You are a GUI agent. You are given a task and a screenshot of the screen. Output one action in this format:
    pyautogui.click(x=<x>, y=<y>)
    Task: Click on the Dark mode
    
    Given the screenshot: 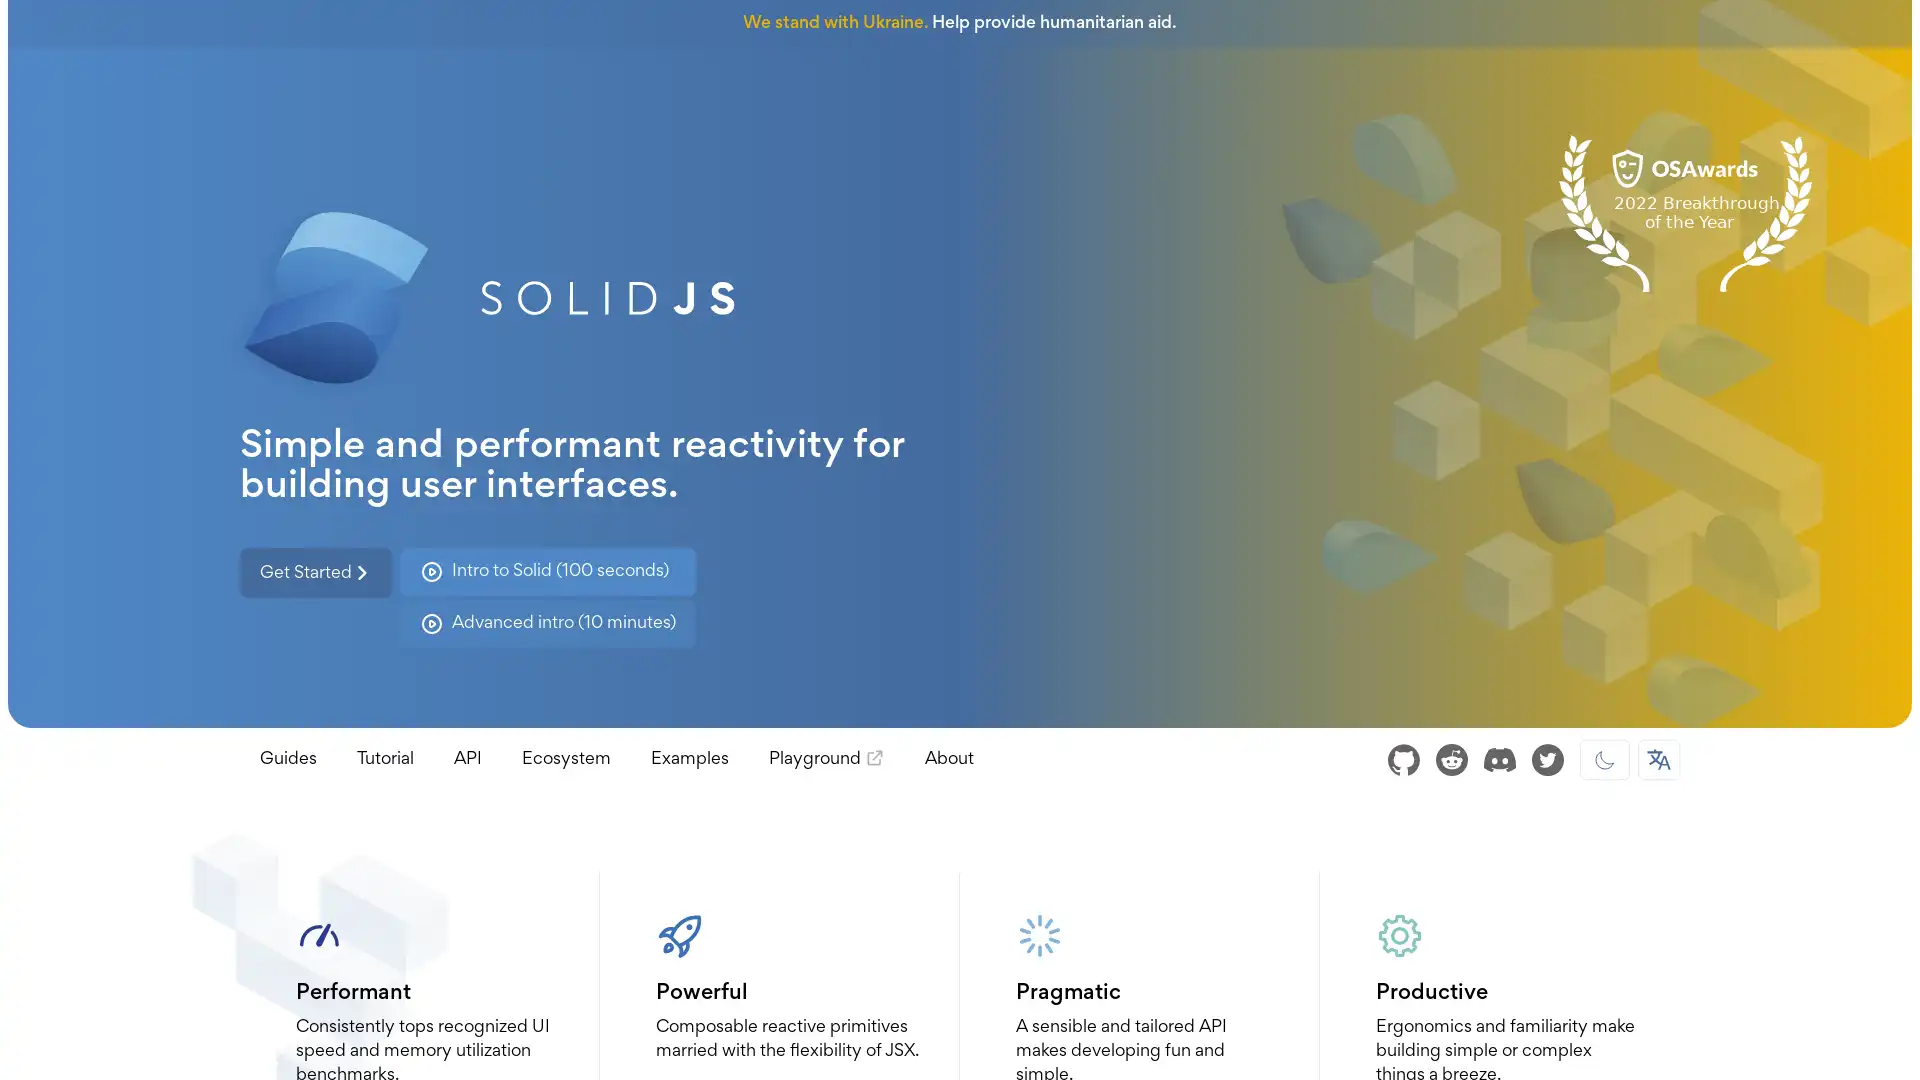 What is the action you would take?
    pyautogui.click(x=1604, y=759)
    